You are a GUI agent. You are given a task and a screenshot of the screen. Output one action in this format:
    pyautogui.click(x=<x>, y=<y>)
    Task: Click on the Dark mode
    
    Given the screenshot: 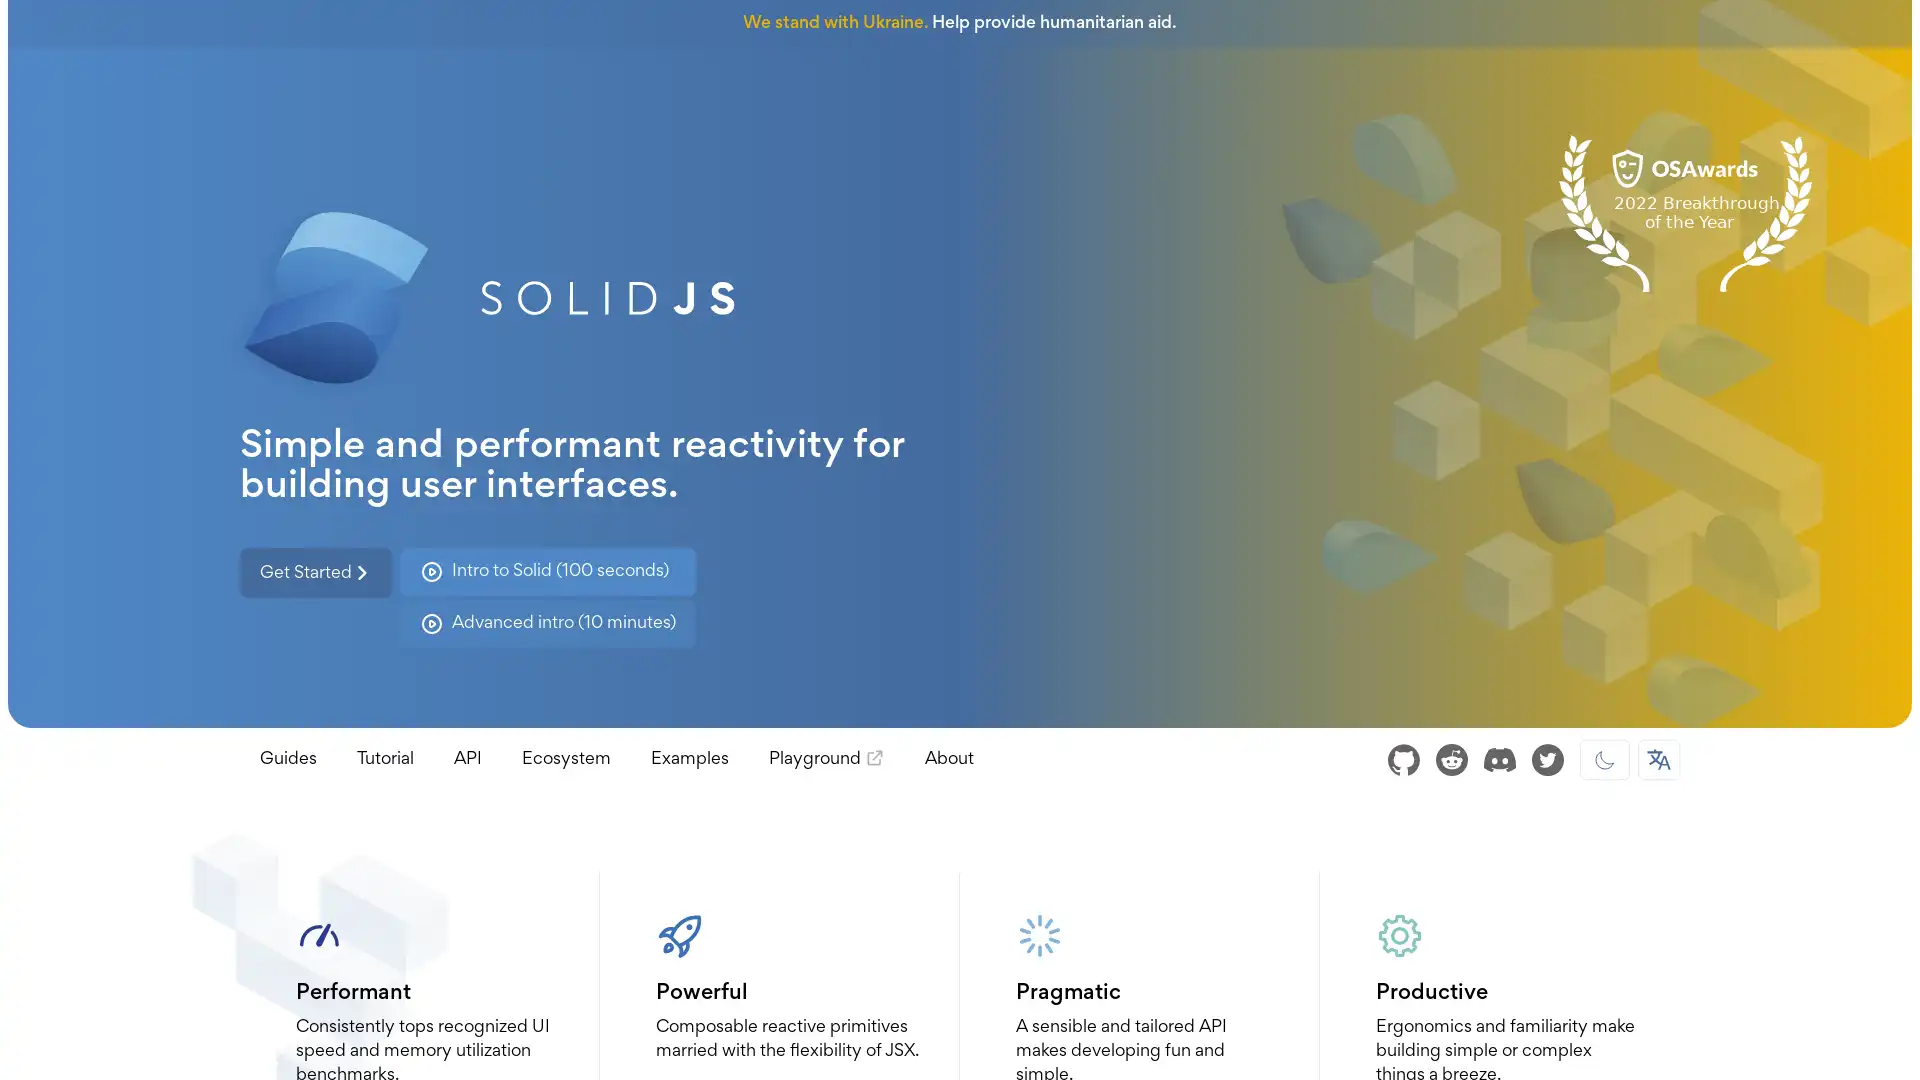 What is the action you would take?
    pyautogui.click(x=1604, y=759)
    